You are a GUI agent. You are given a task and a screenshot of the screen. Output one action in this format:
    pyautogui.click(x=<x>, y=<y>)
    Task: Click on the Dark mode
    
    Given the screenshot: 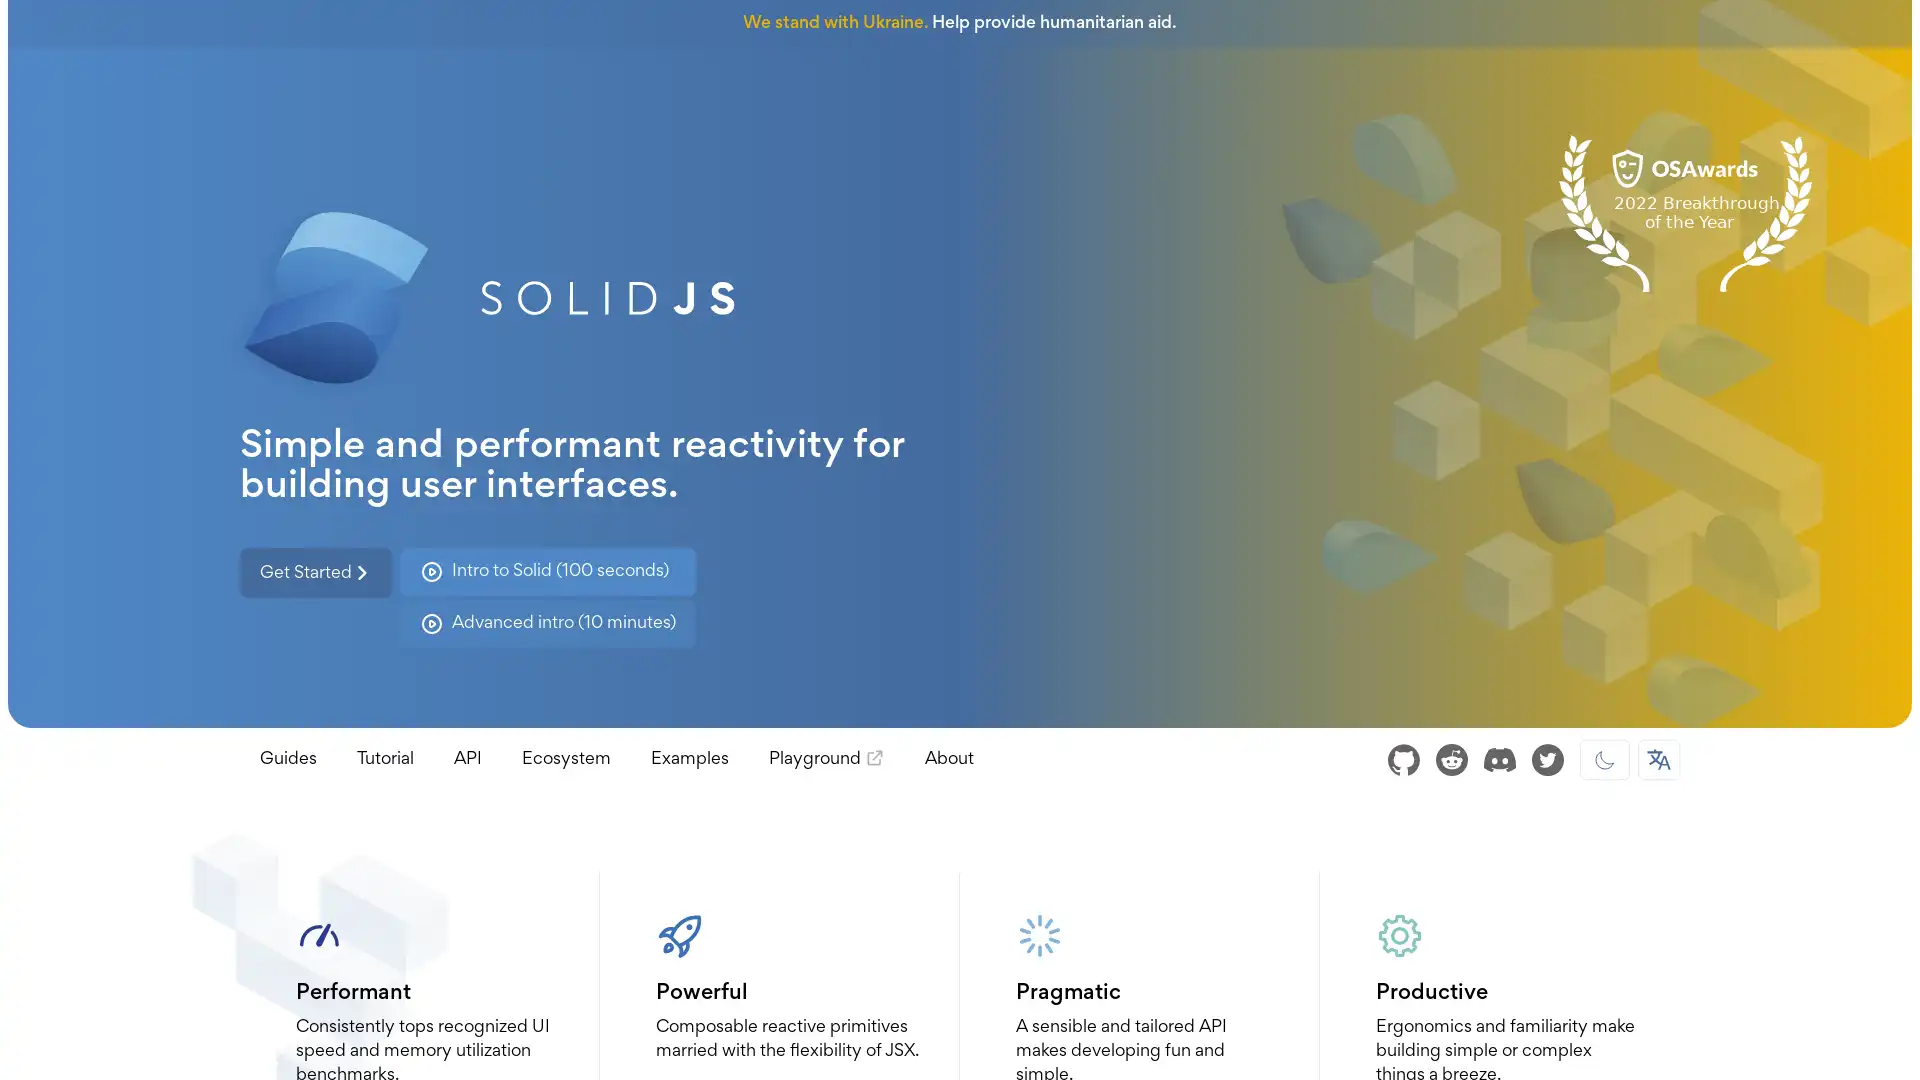 What is the action you would take?
    pyautogui.click(x=1604, y=759)
    